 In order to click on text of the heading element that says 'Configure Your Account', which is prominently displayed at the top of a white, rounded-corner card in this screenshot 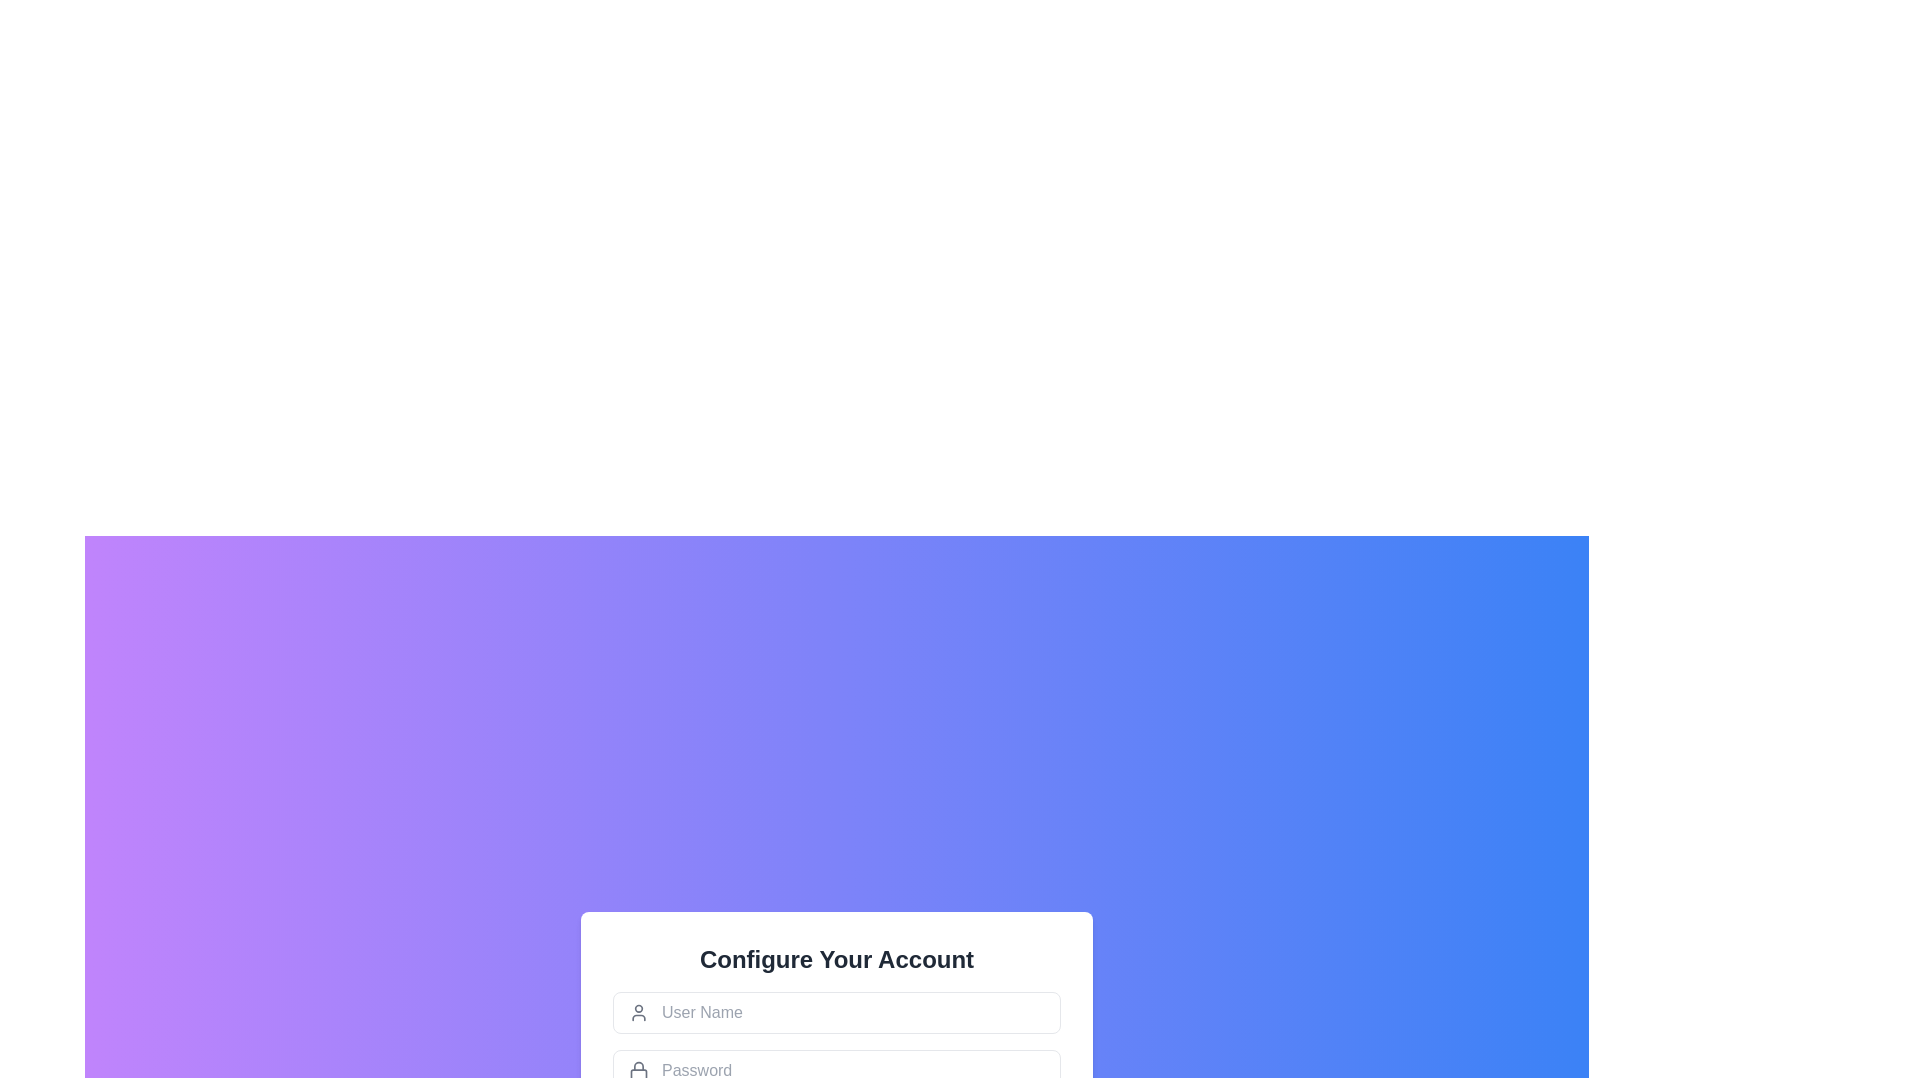, I will do `click(836, 958)`.